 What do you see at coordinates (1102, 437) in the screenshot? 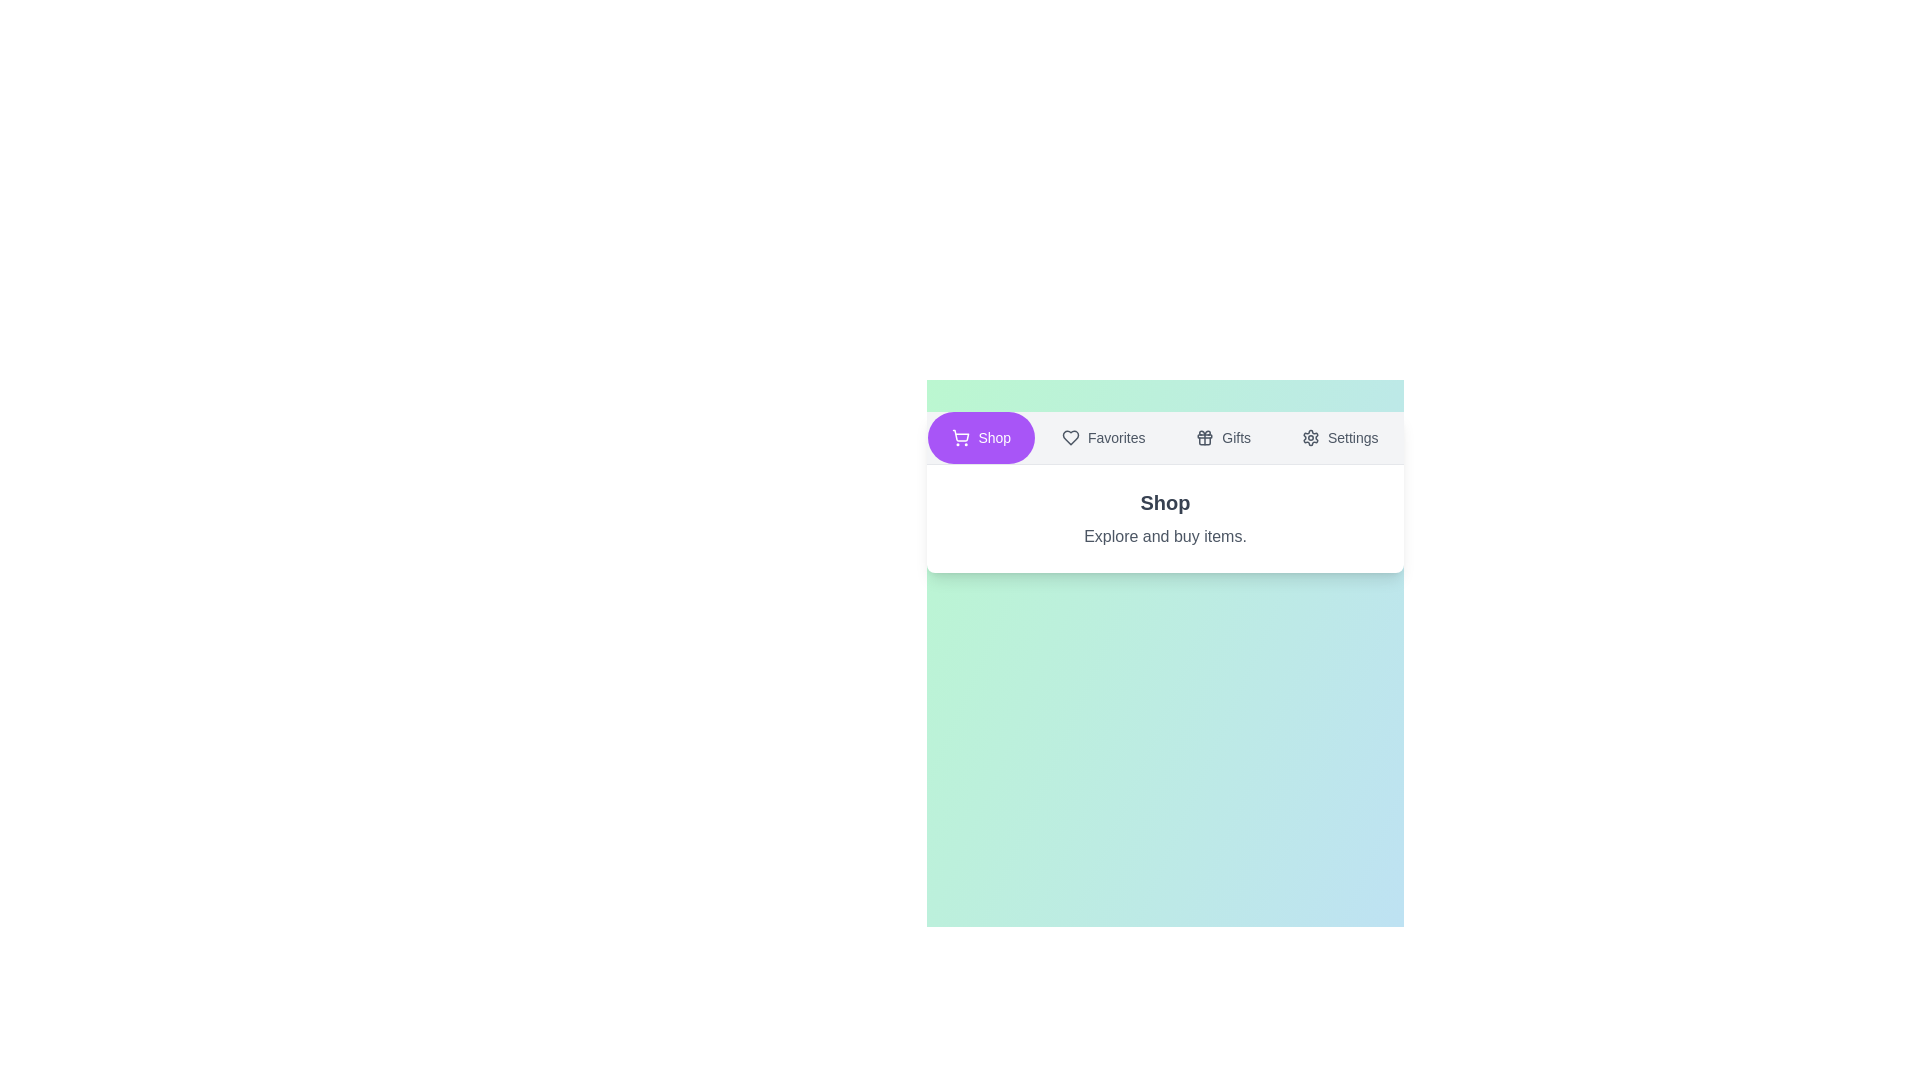
I see `the button labeled Favorites` at bounding box center [1102, 437].